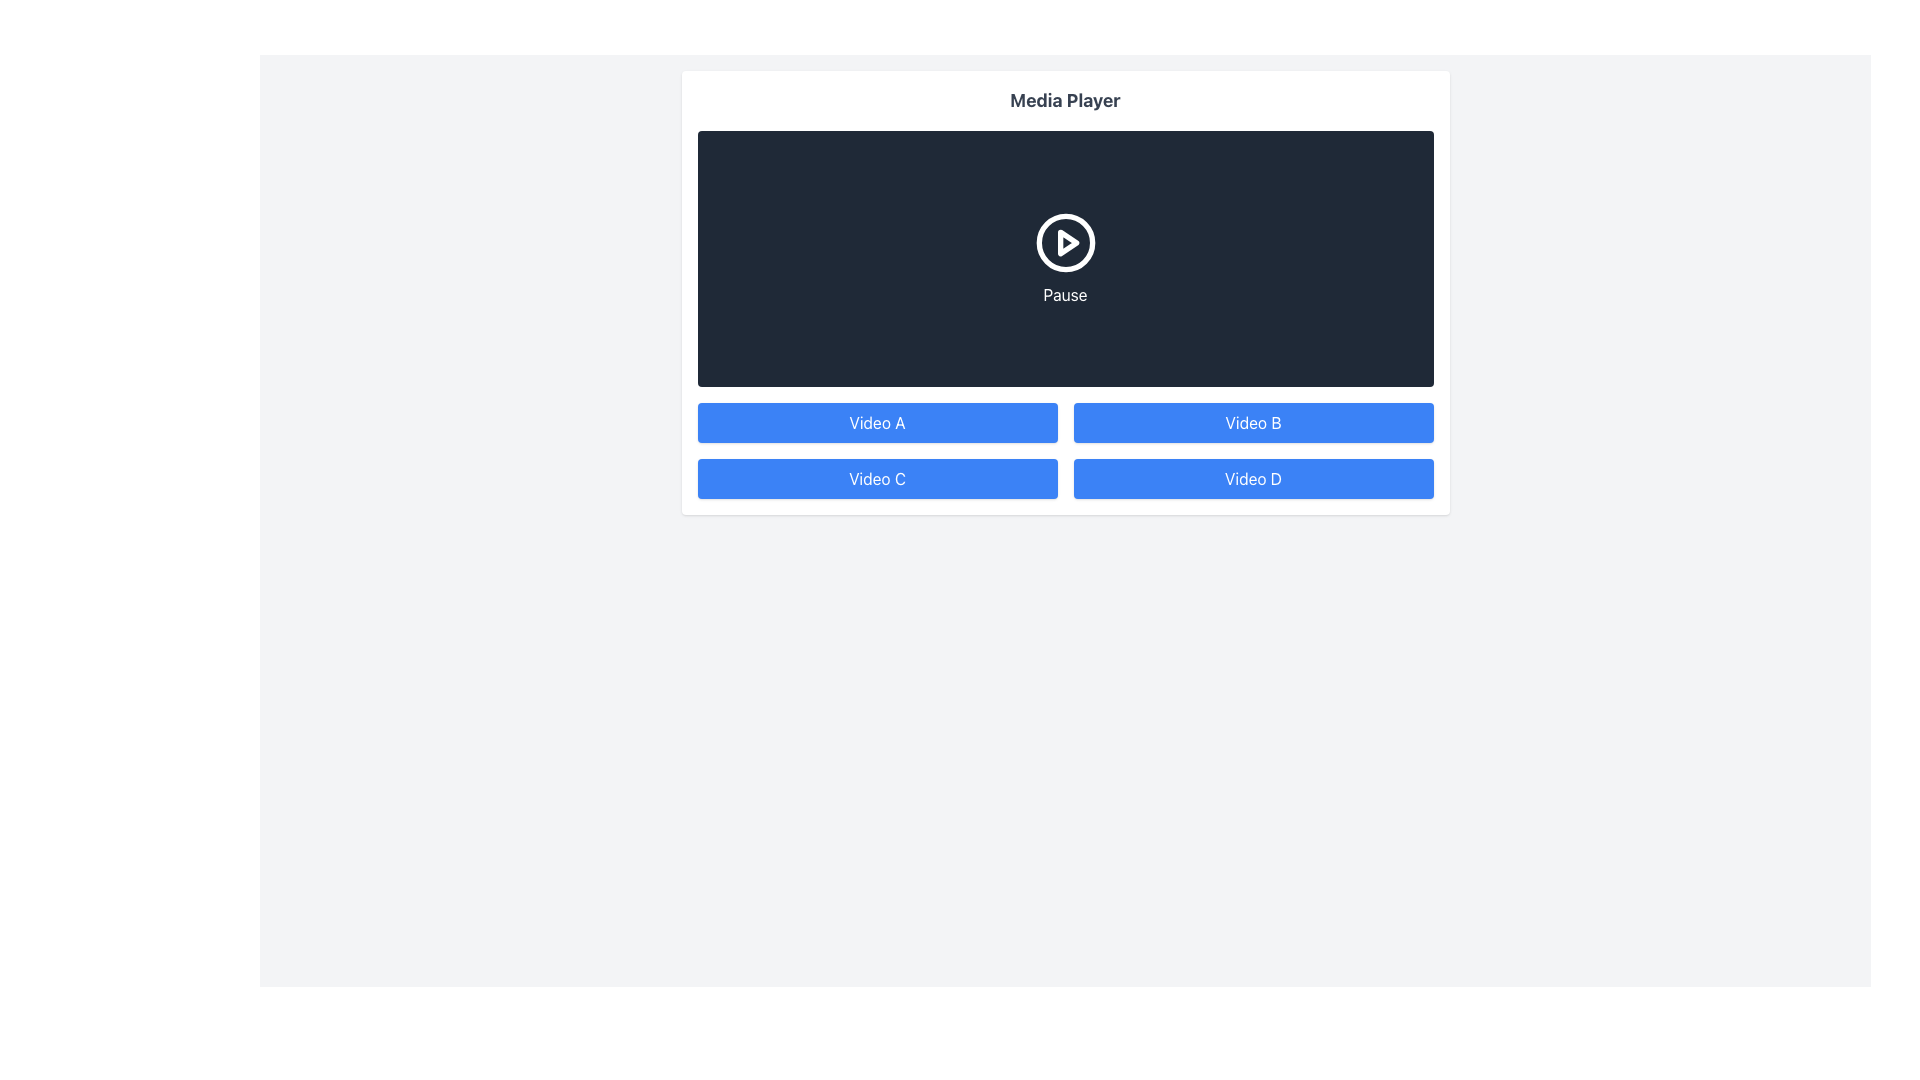  What do you see at coordinates (1064, 242) in the screenshot?
I see `the play button, which is a circular design with a triangle pointing right, located centrally in the media player interface` at bounding box center [1064, 242].